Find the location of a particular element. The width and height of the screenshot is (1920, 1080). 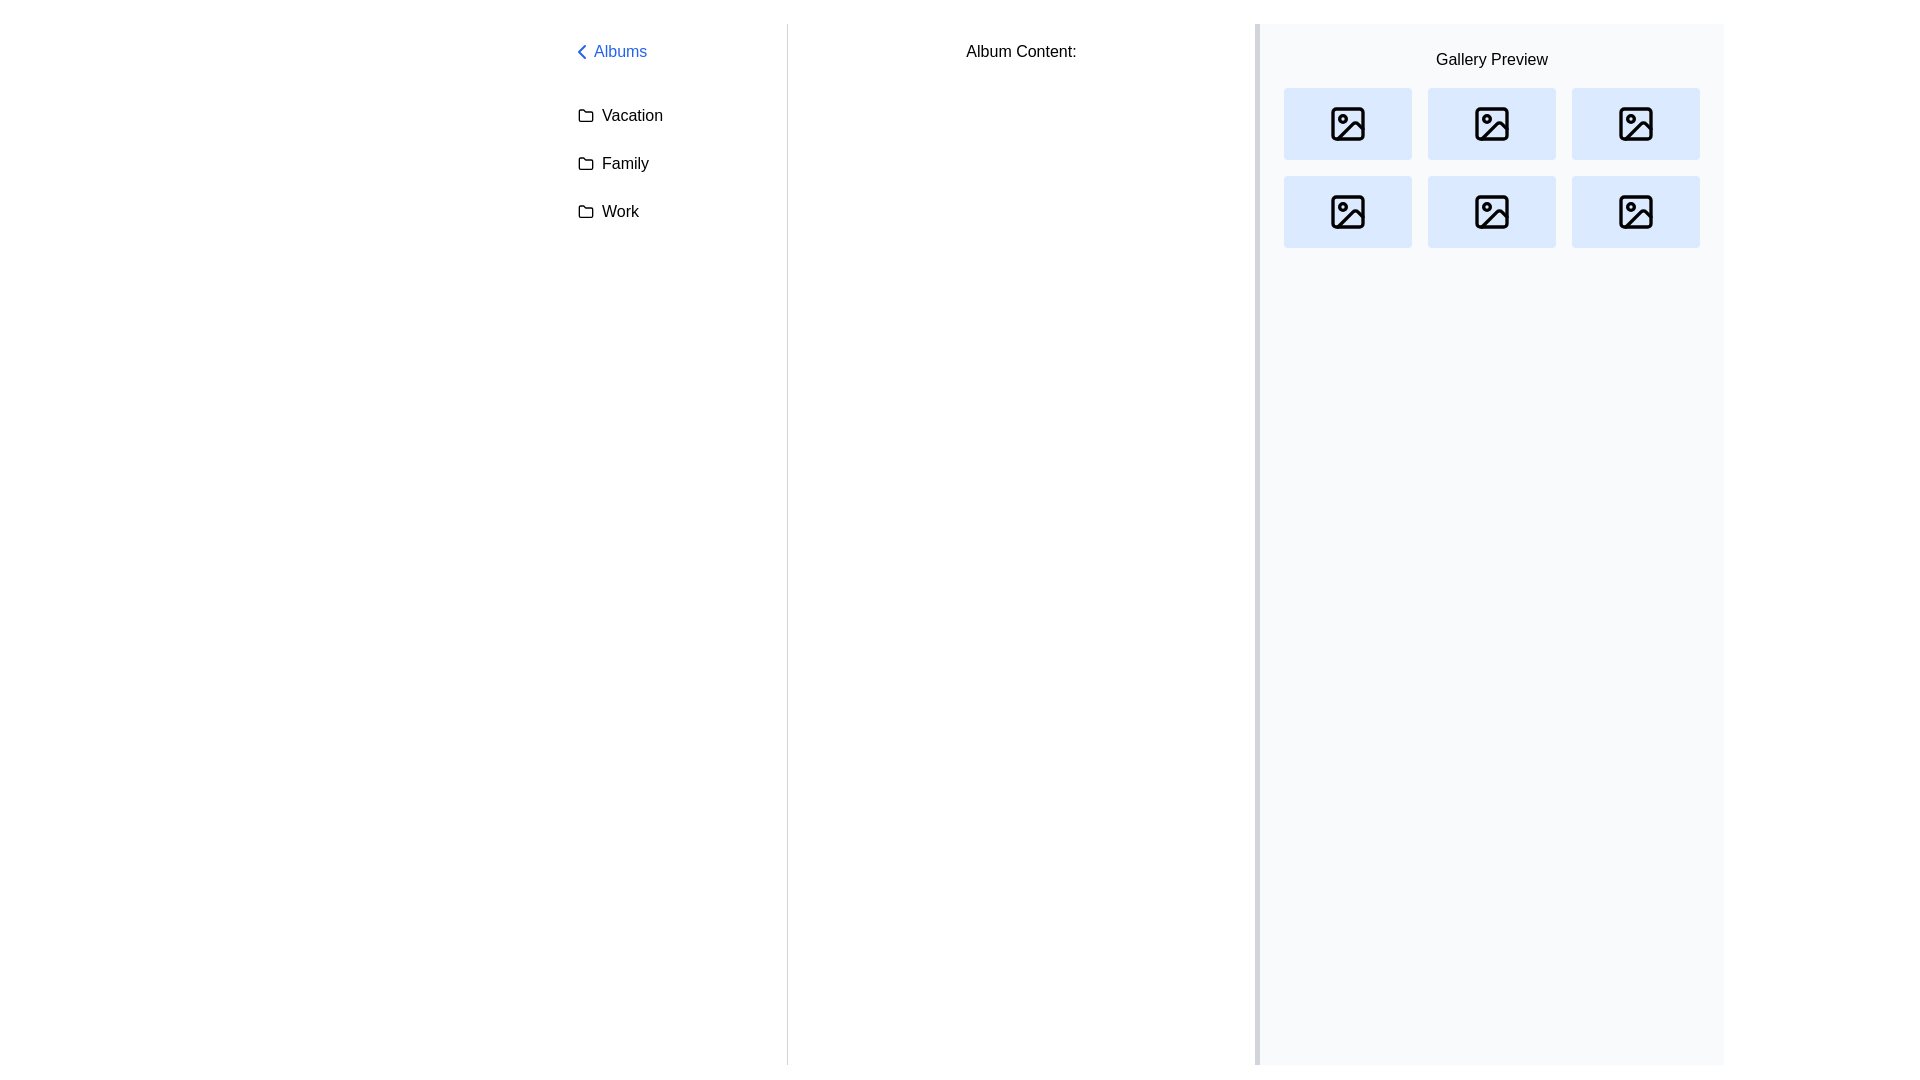

the decorative visual element that is a small rectangle with rounded corners located inside the image icon in the second column and first row of the gallery preview area is located at coordinates (1492, 123).